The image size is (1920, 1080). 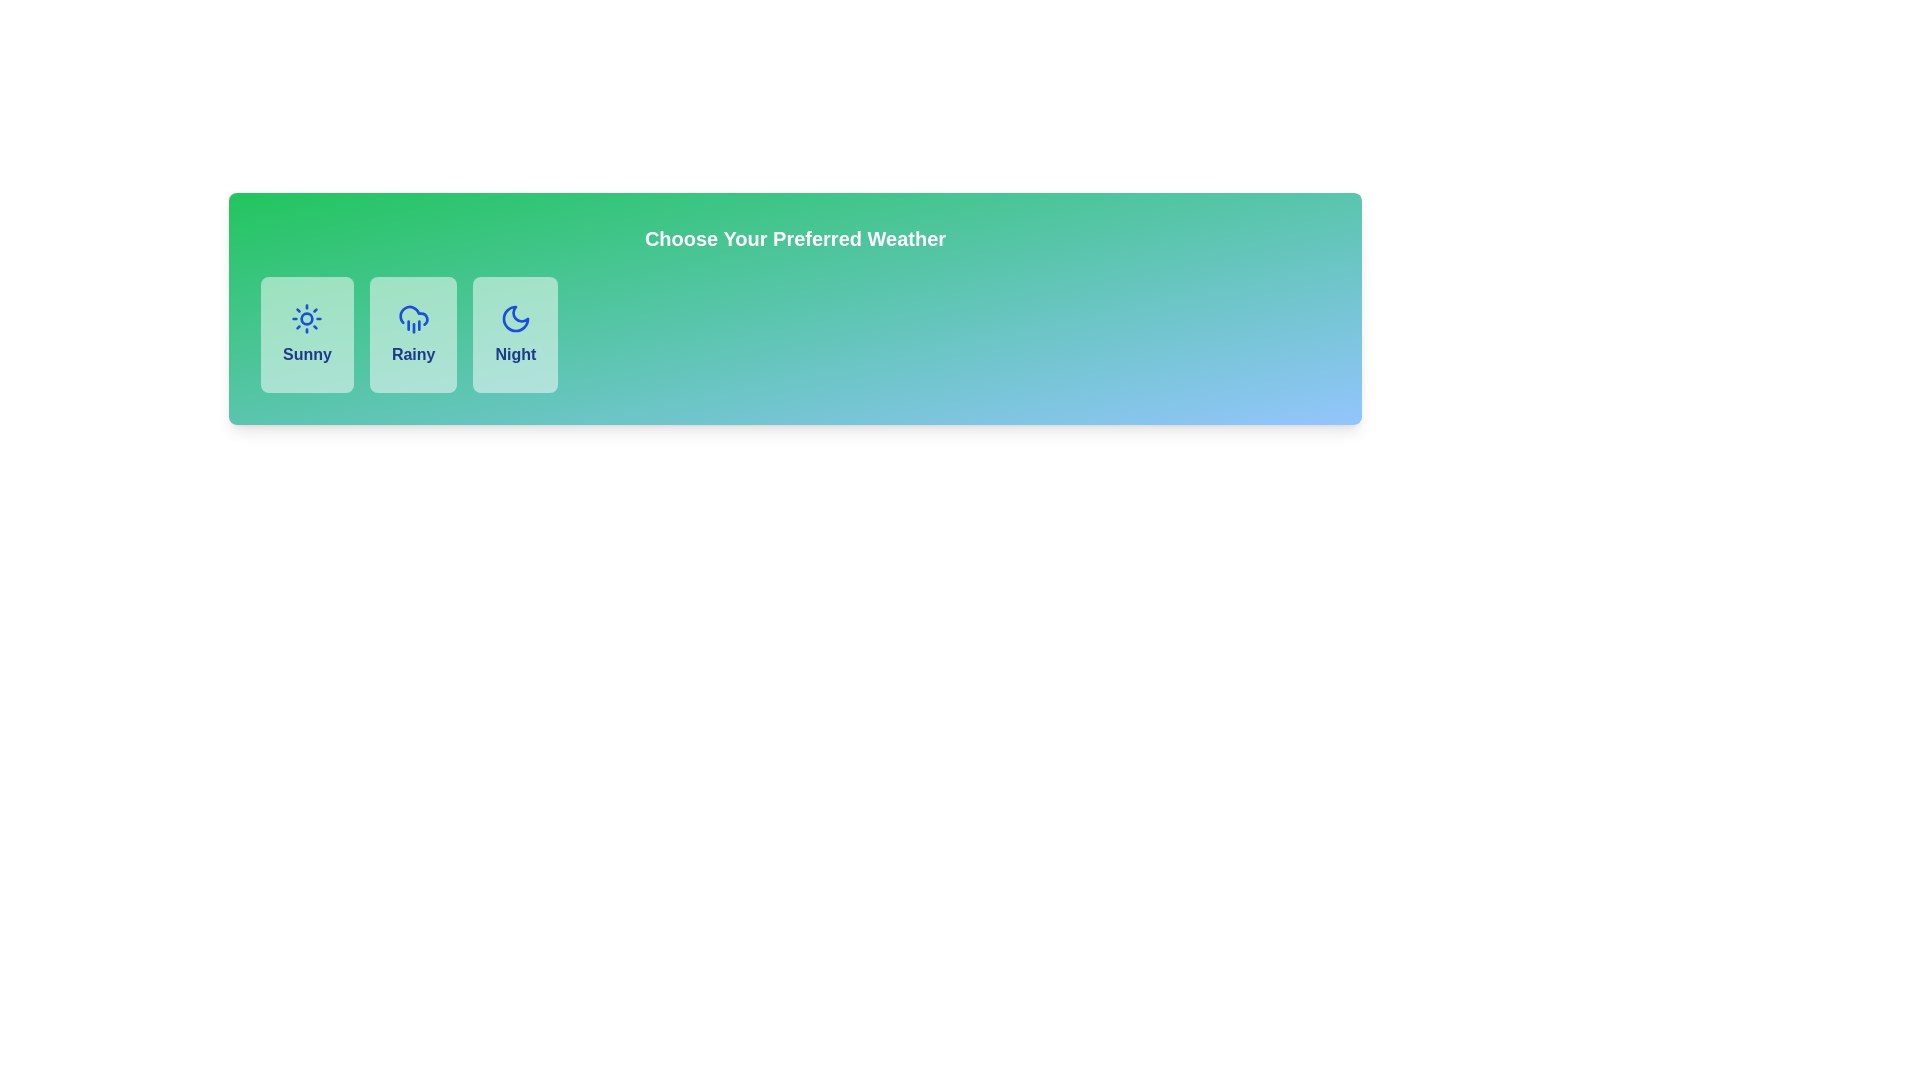 What do you see at coordinates (412, 353) in the screenshot?
I see `text label within the second button that indicates the 'Rainy' weather option, located under 'Choose Your Preferred Weather.'` at bounding box center [412, 353].